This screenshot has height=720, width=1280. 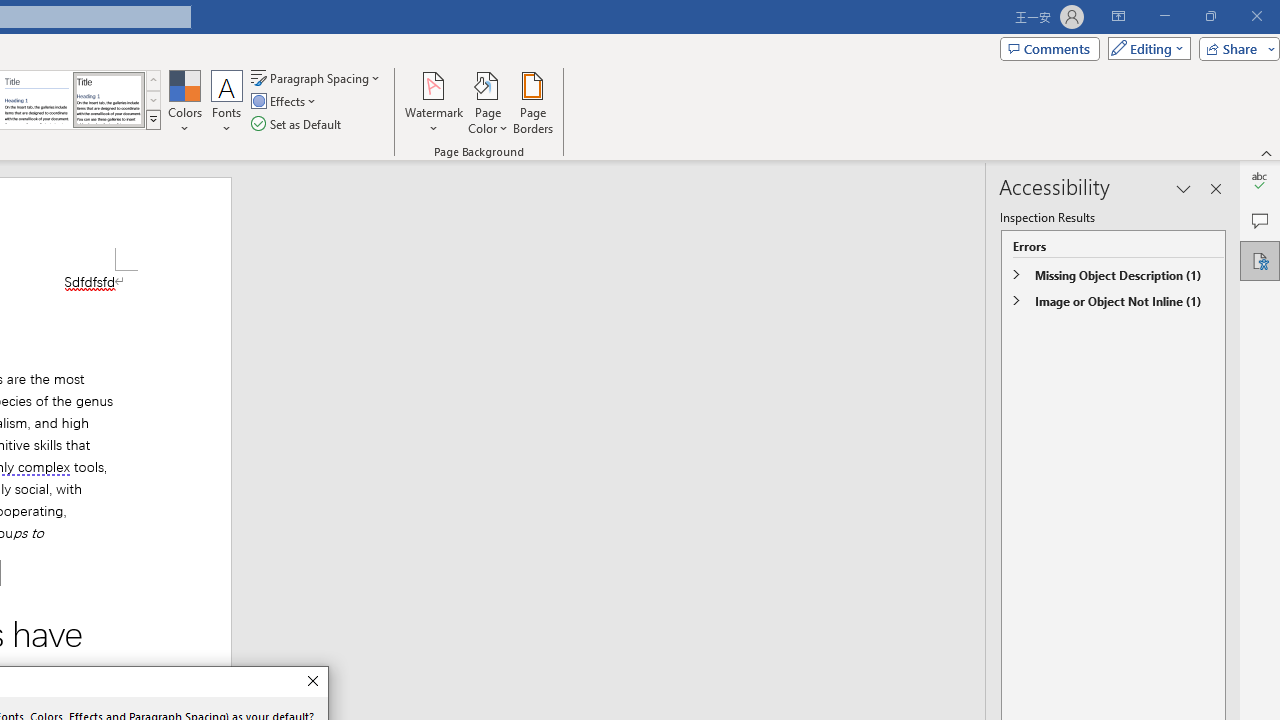 I want to click on 'Set as Default', so click(x=297, y=124).